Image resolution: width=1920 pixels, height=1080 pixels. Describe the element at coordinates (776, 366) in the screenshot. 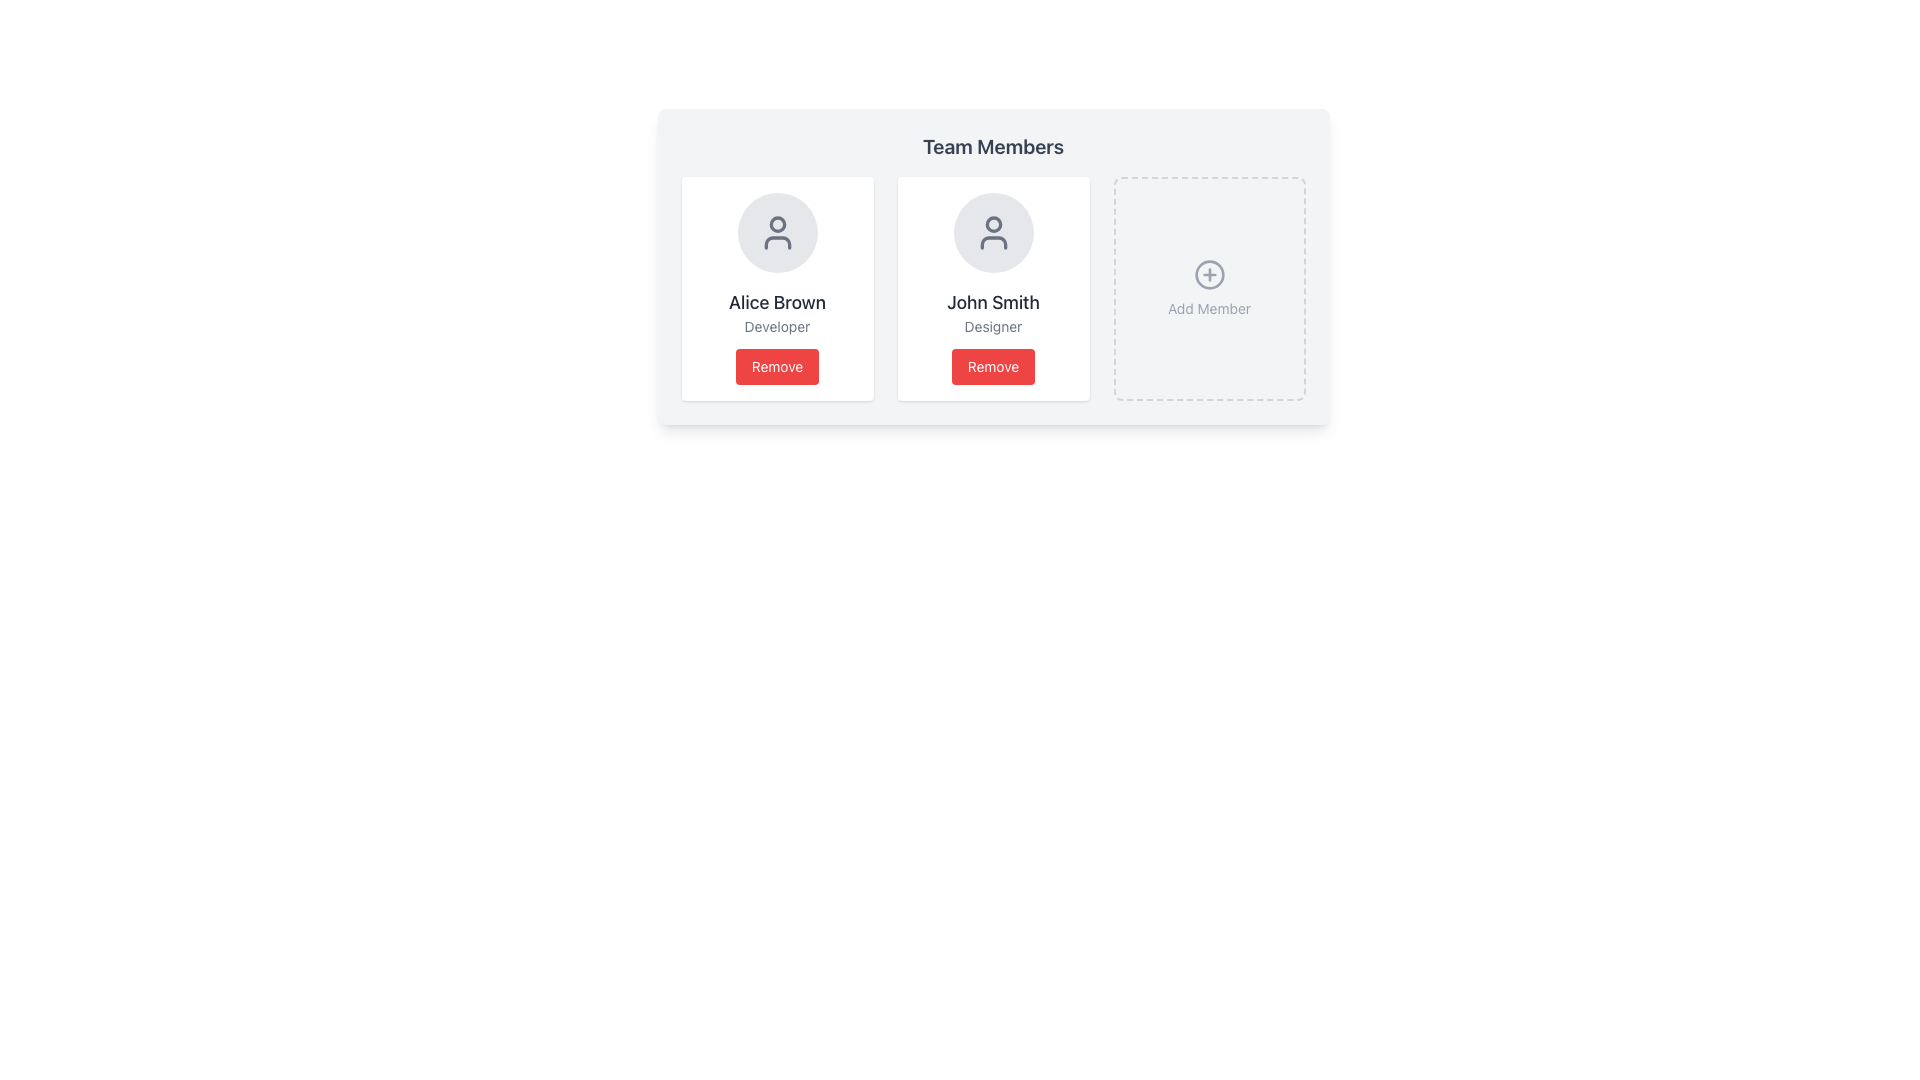

I see `the button located at the bottom center of Alice Brown's information card` at that location.